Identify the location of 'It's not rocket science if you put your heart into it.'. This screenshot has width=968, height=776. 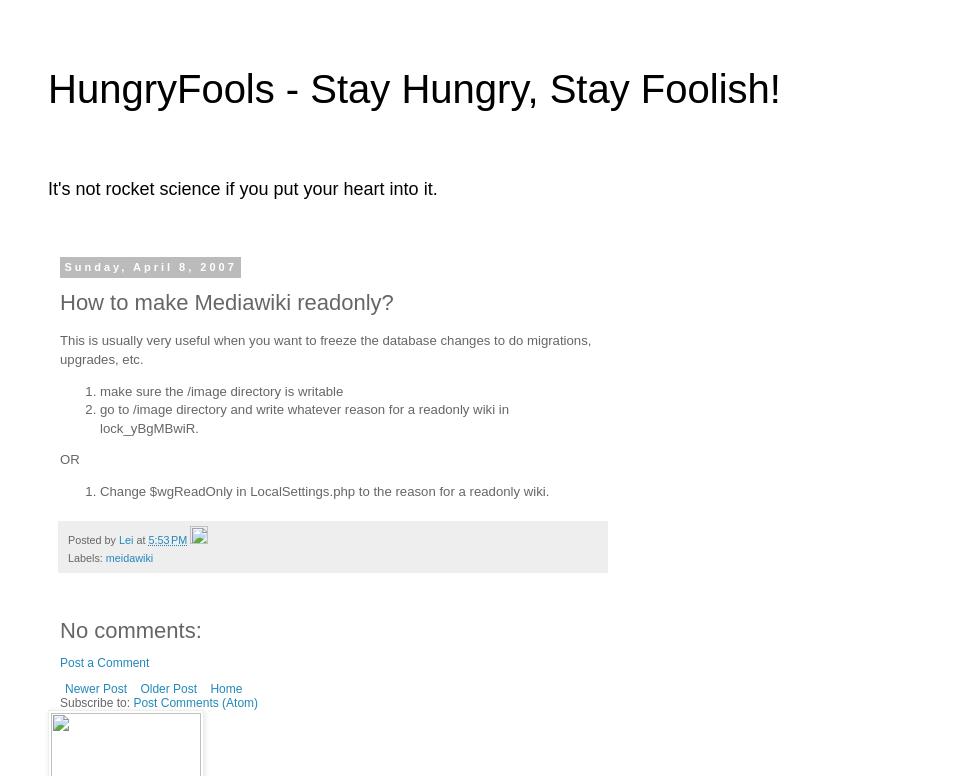
(242, 187).